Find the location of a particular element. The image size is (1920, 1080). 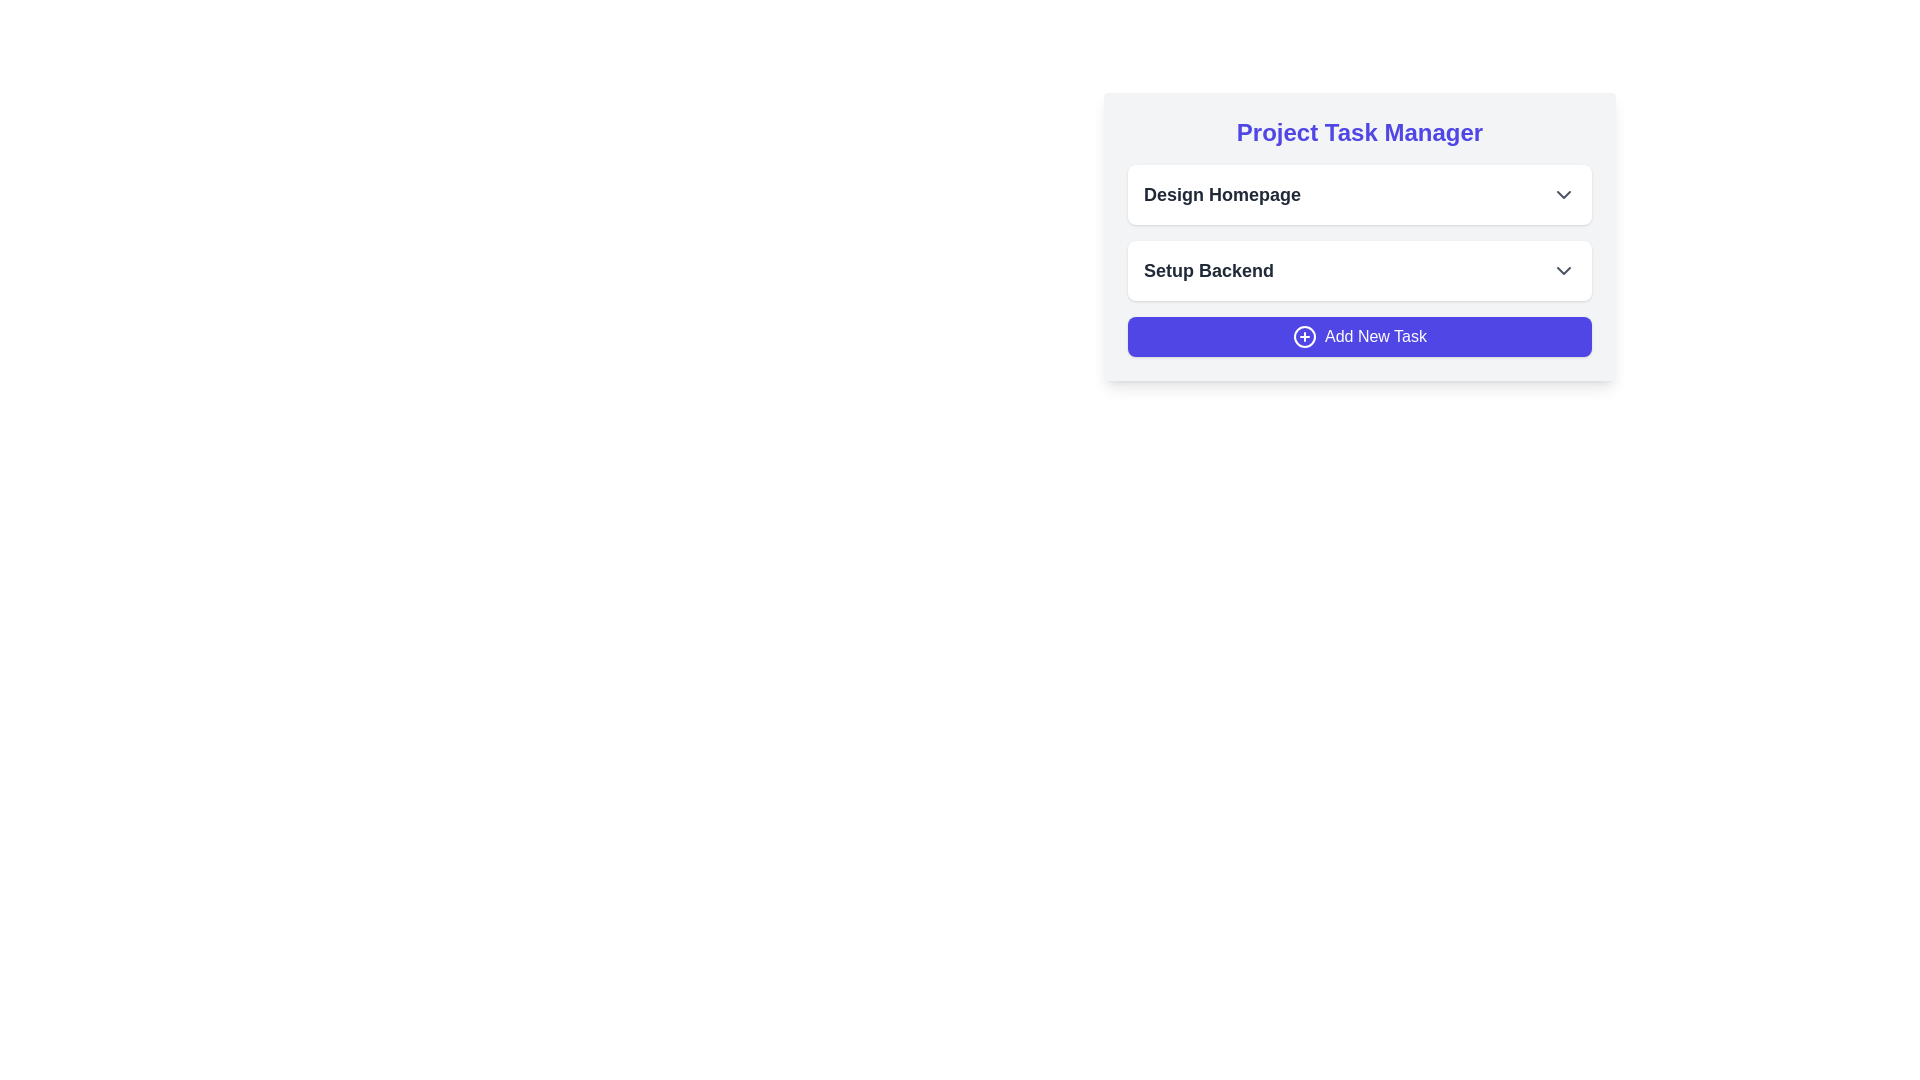

the 'Setup Backend' dropdown menu element for keyboard navigation is located at coordinates (1359, 270).